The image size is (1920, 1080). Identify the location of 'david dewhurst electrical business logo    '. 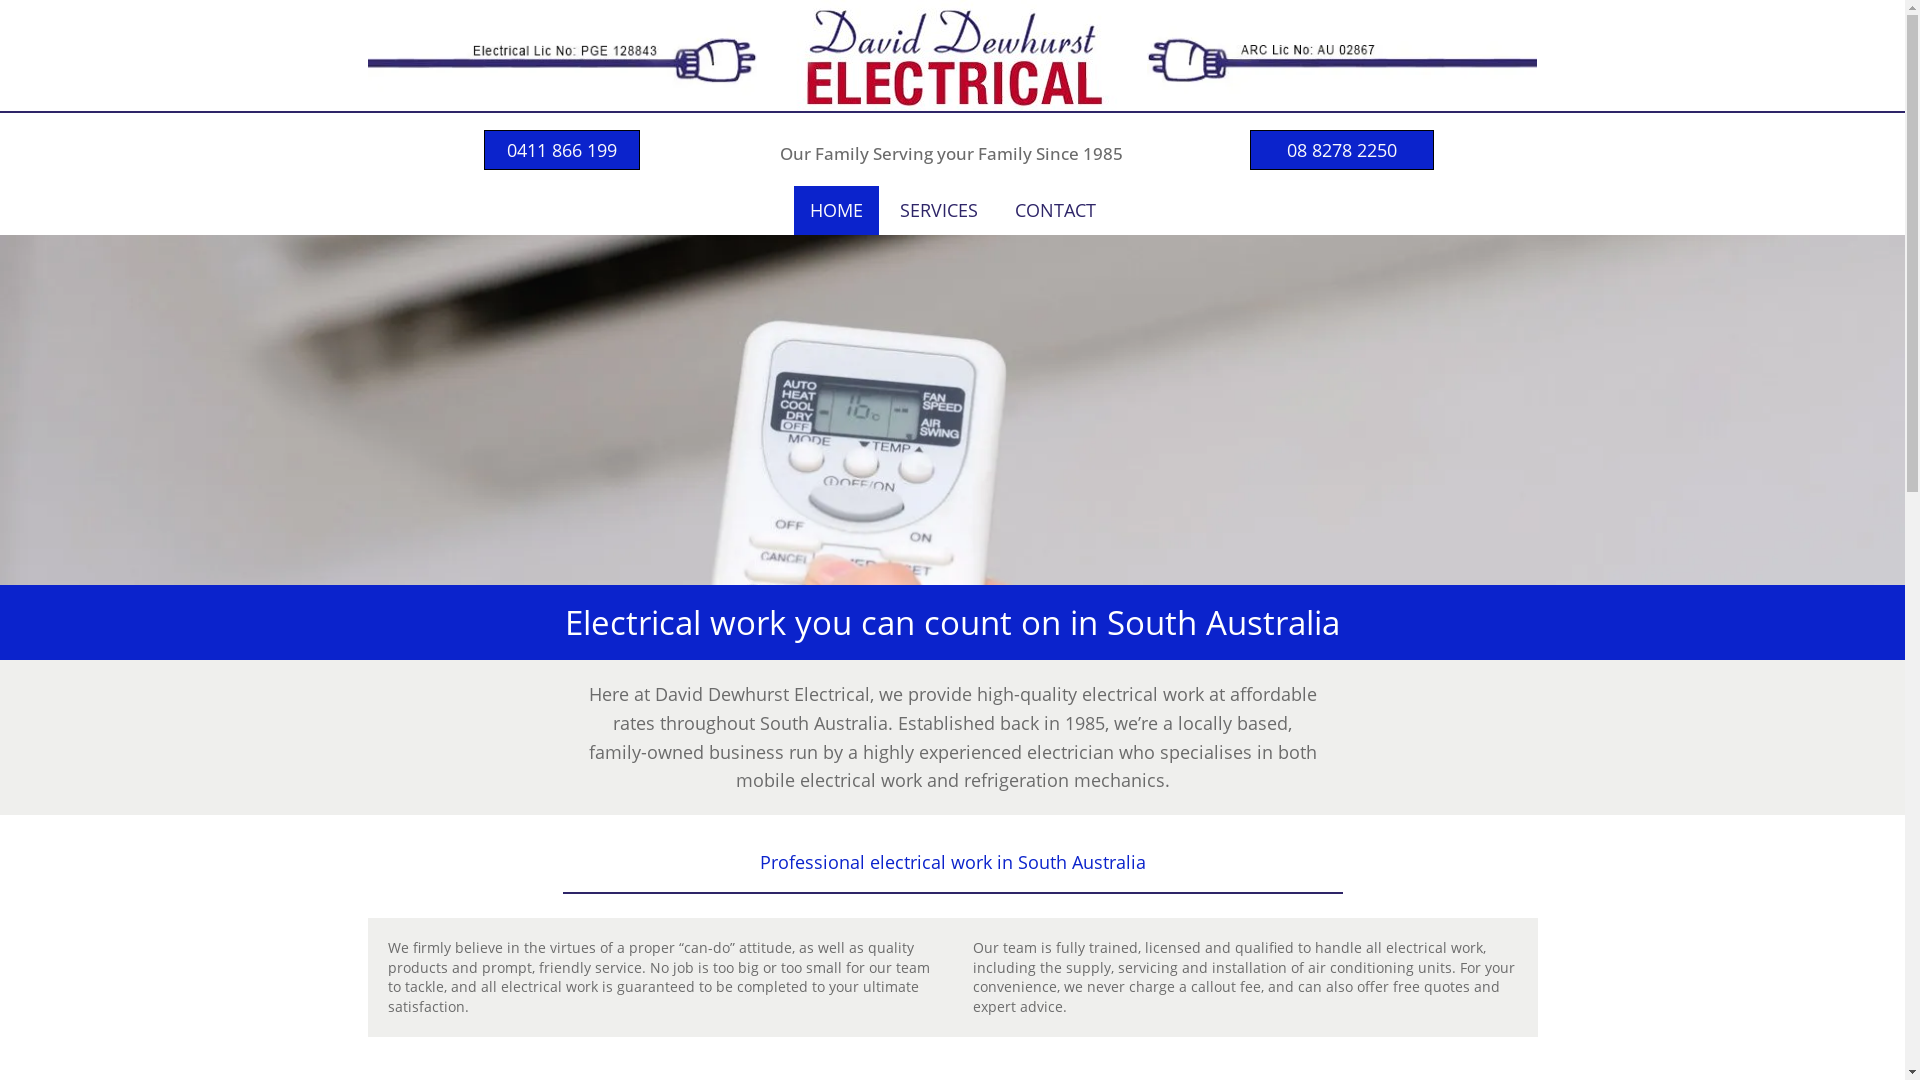
(763, 54).